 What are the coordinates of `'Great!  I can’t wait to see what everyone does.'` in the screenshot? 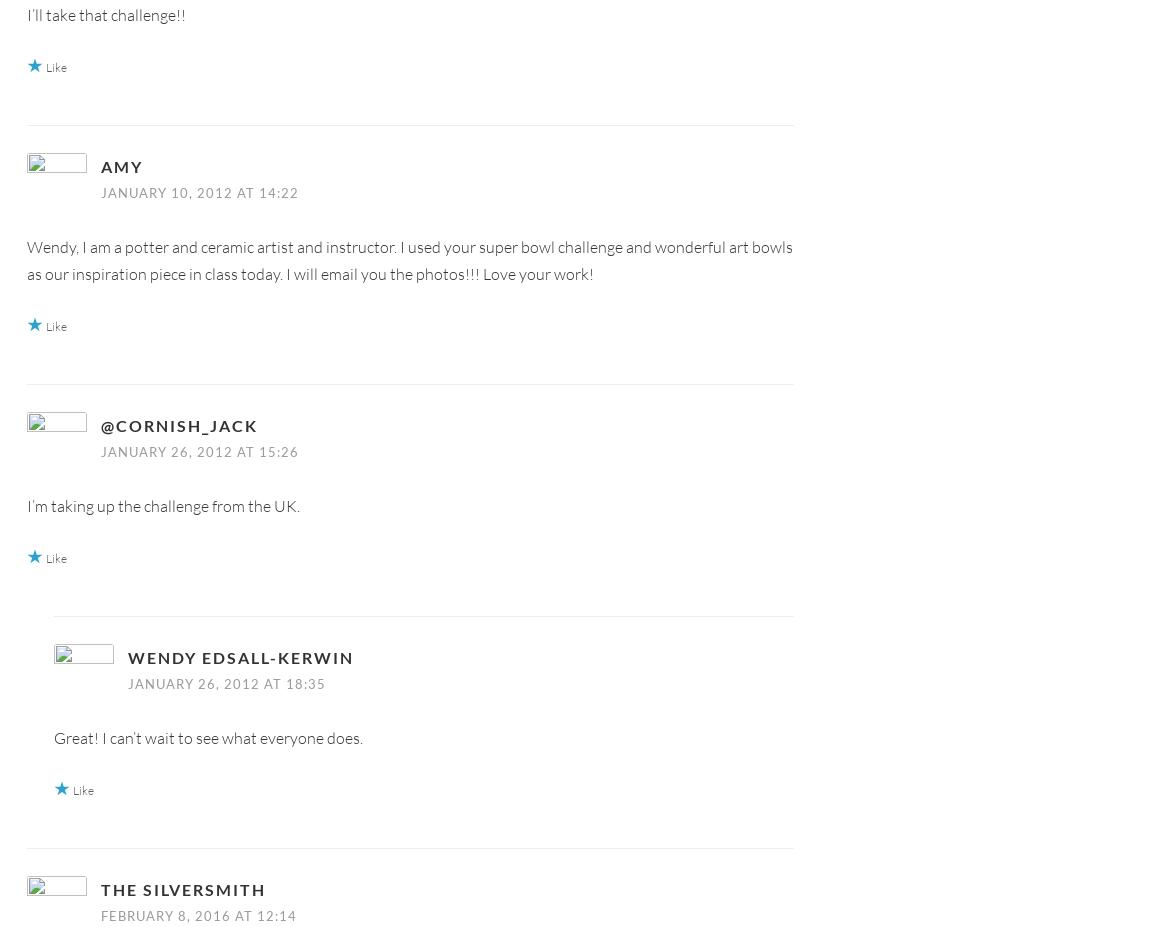 It's located at (207, 736).